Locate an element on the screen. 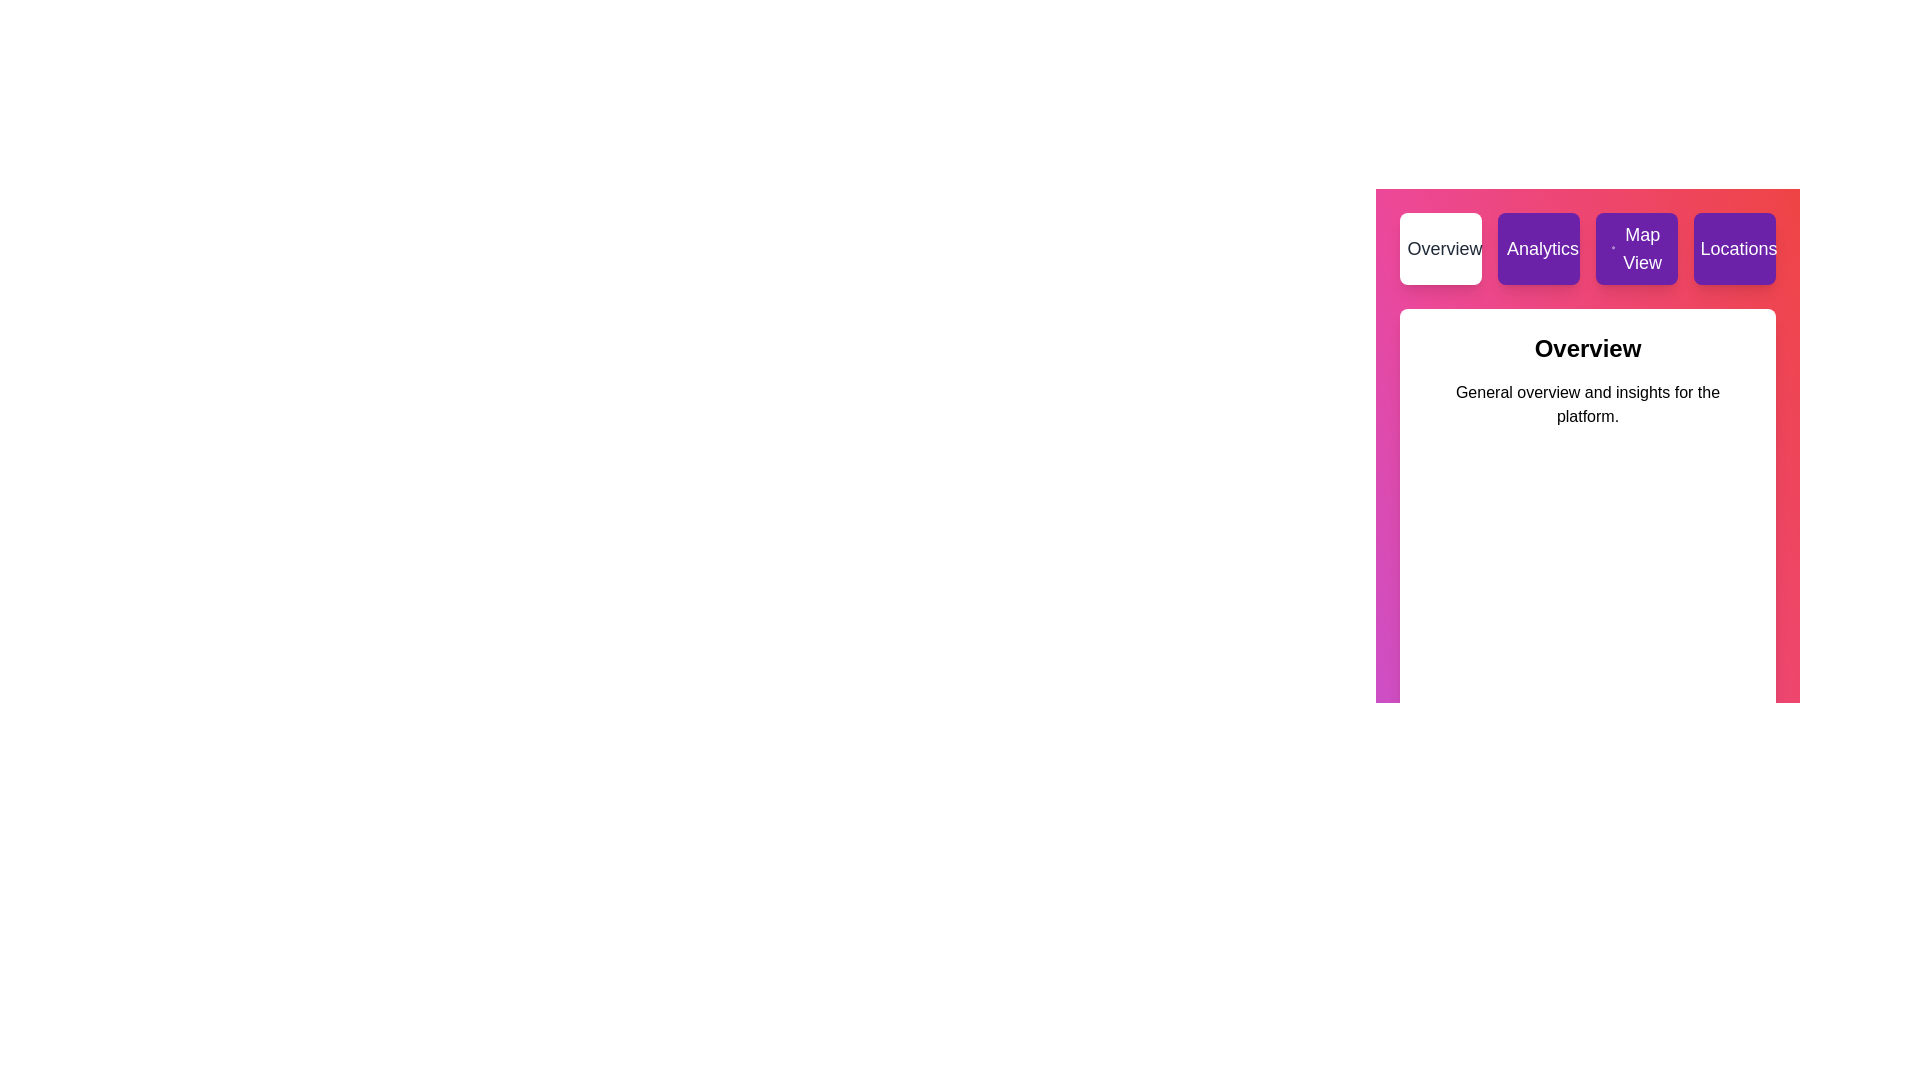 The width and height of the screenshot is (1920, 1080). the 'Locations' button, which is the rightmost button in a set of four, featuring a purple background that darkens slightly when hovered over is located at coordinates (1733, 248).